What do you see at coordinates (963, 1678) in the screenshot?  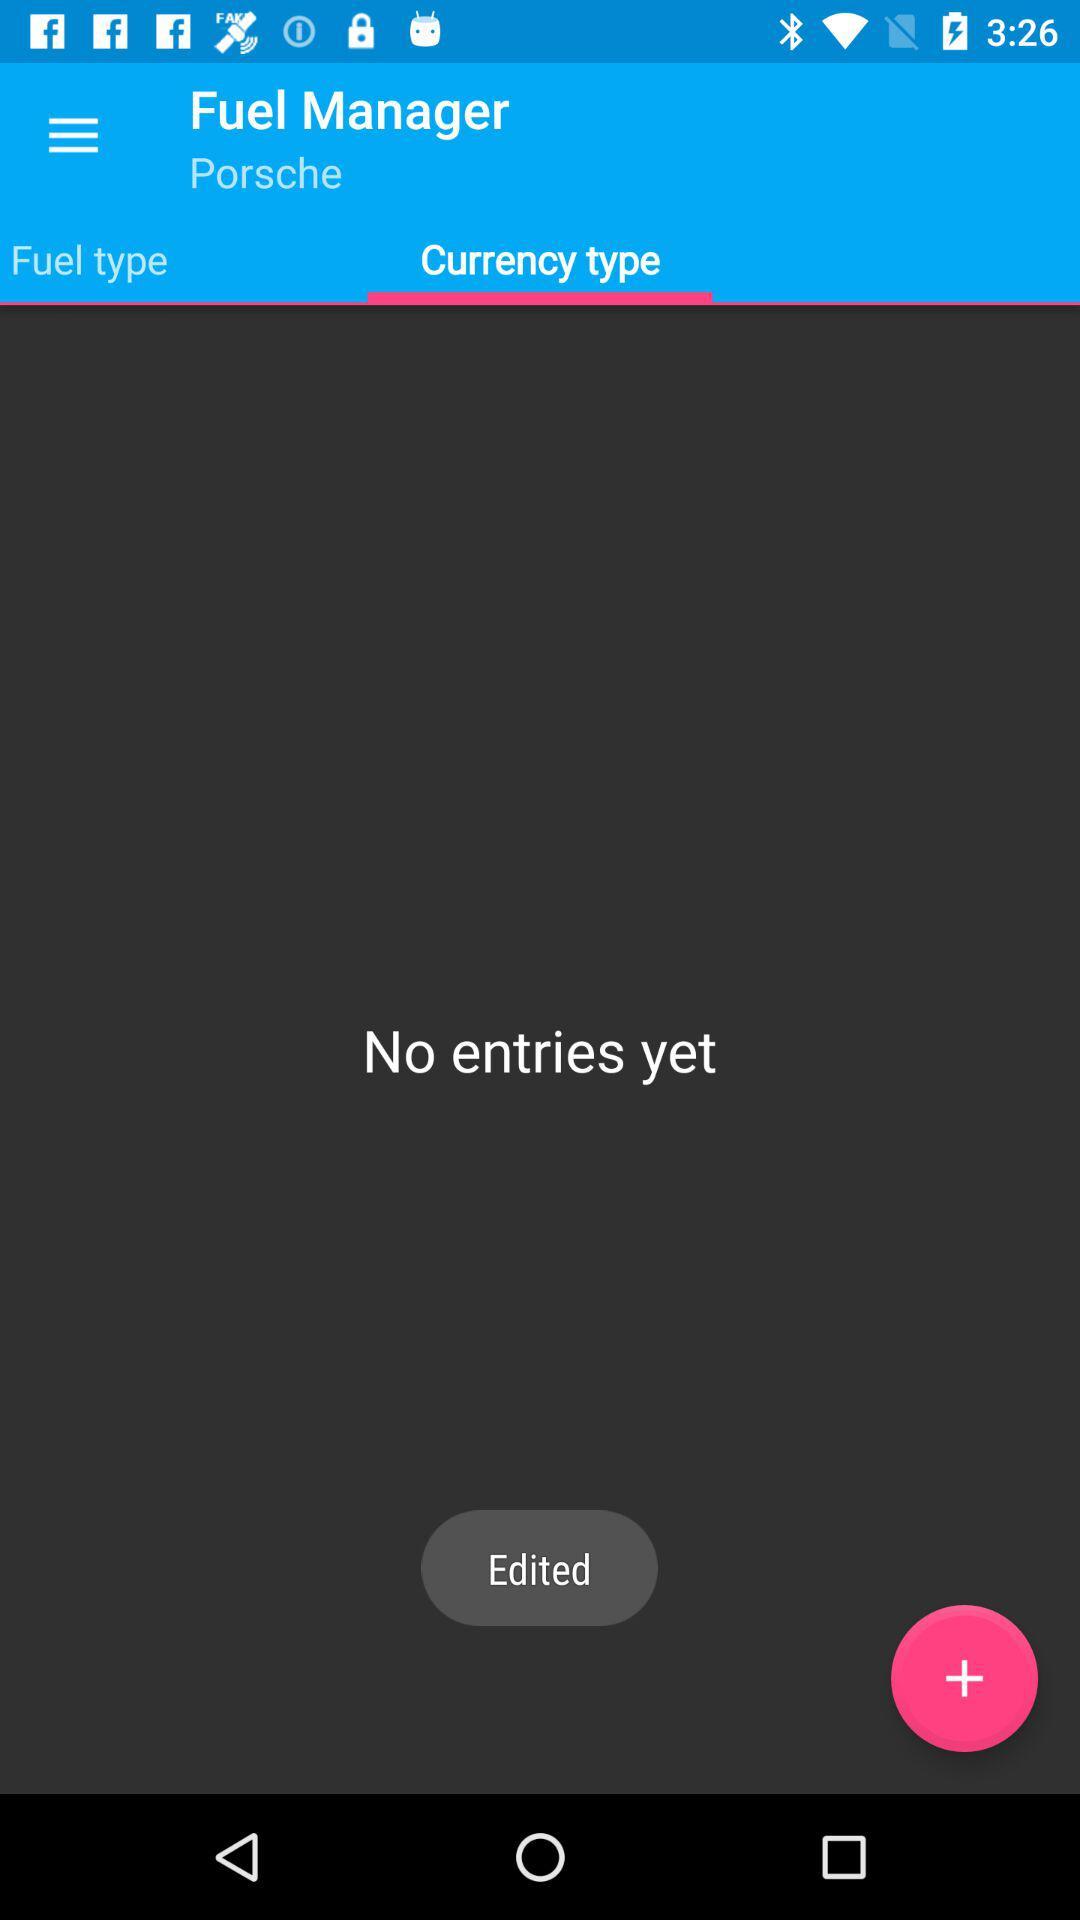 I see `currency type` at bounding box center [963, 1678].